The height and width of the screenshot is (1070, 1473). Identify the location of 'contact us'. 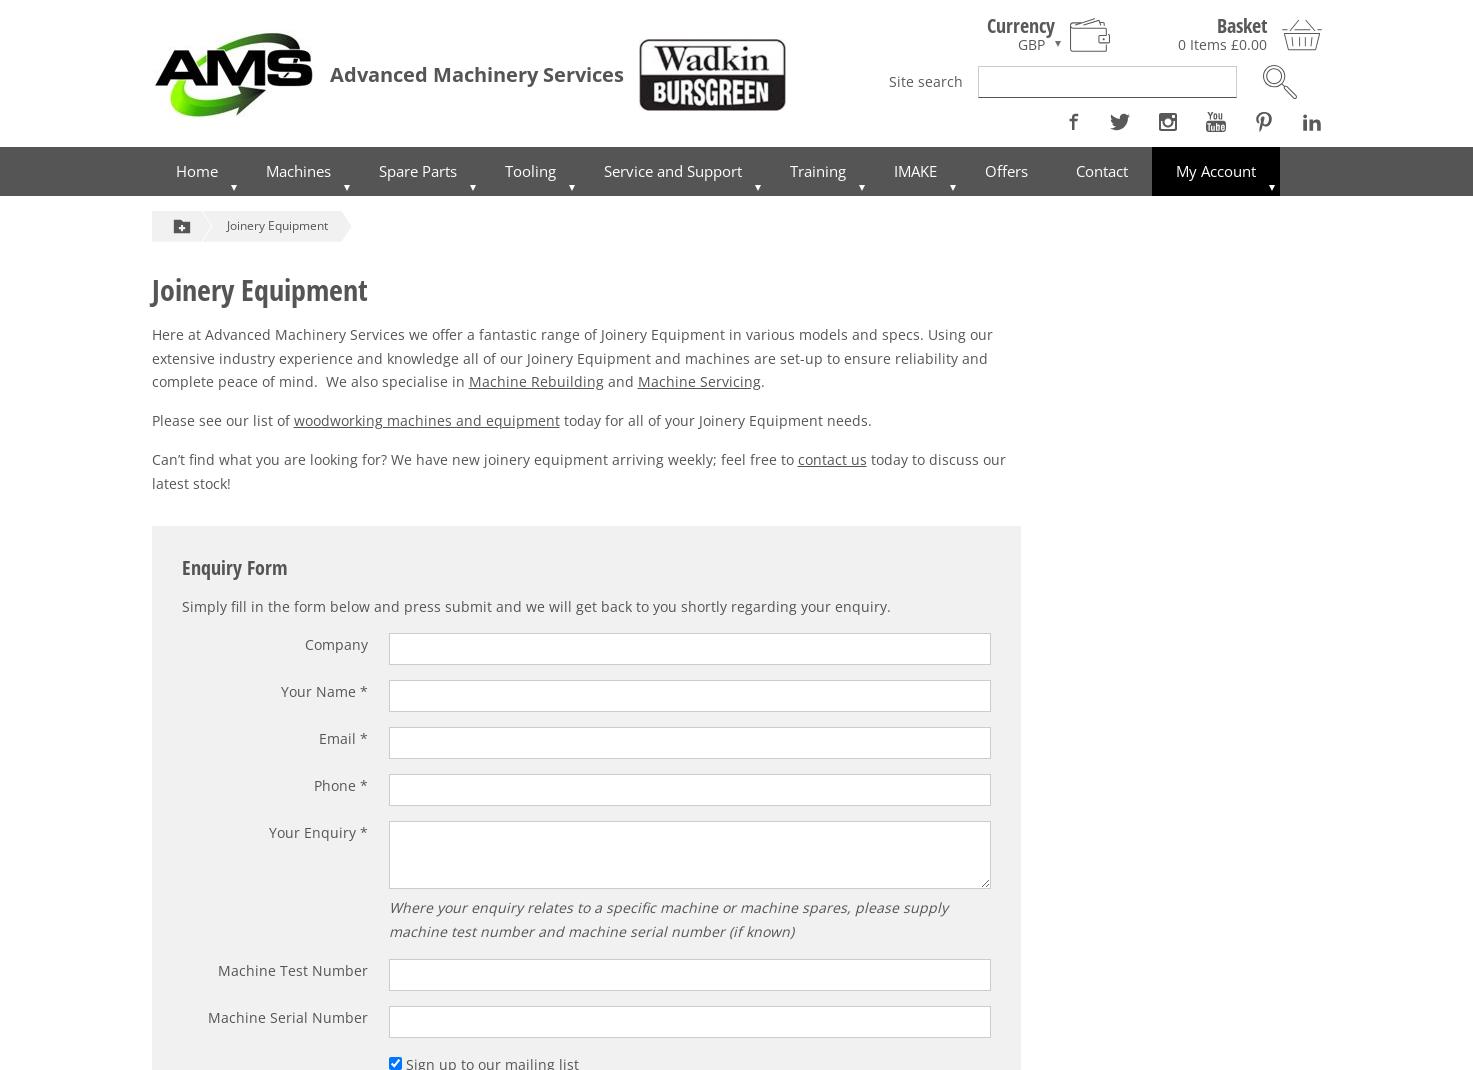
(831, 459).